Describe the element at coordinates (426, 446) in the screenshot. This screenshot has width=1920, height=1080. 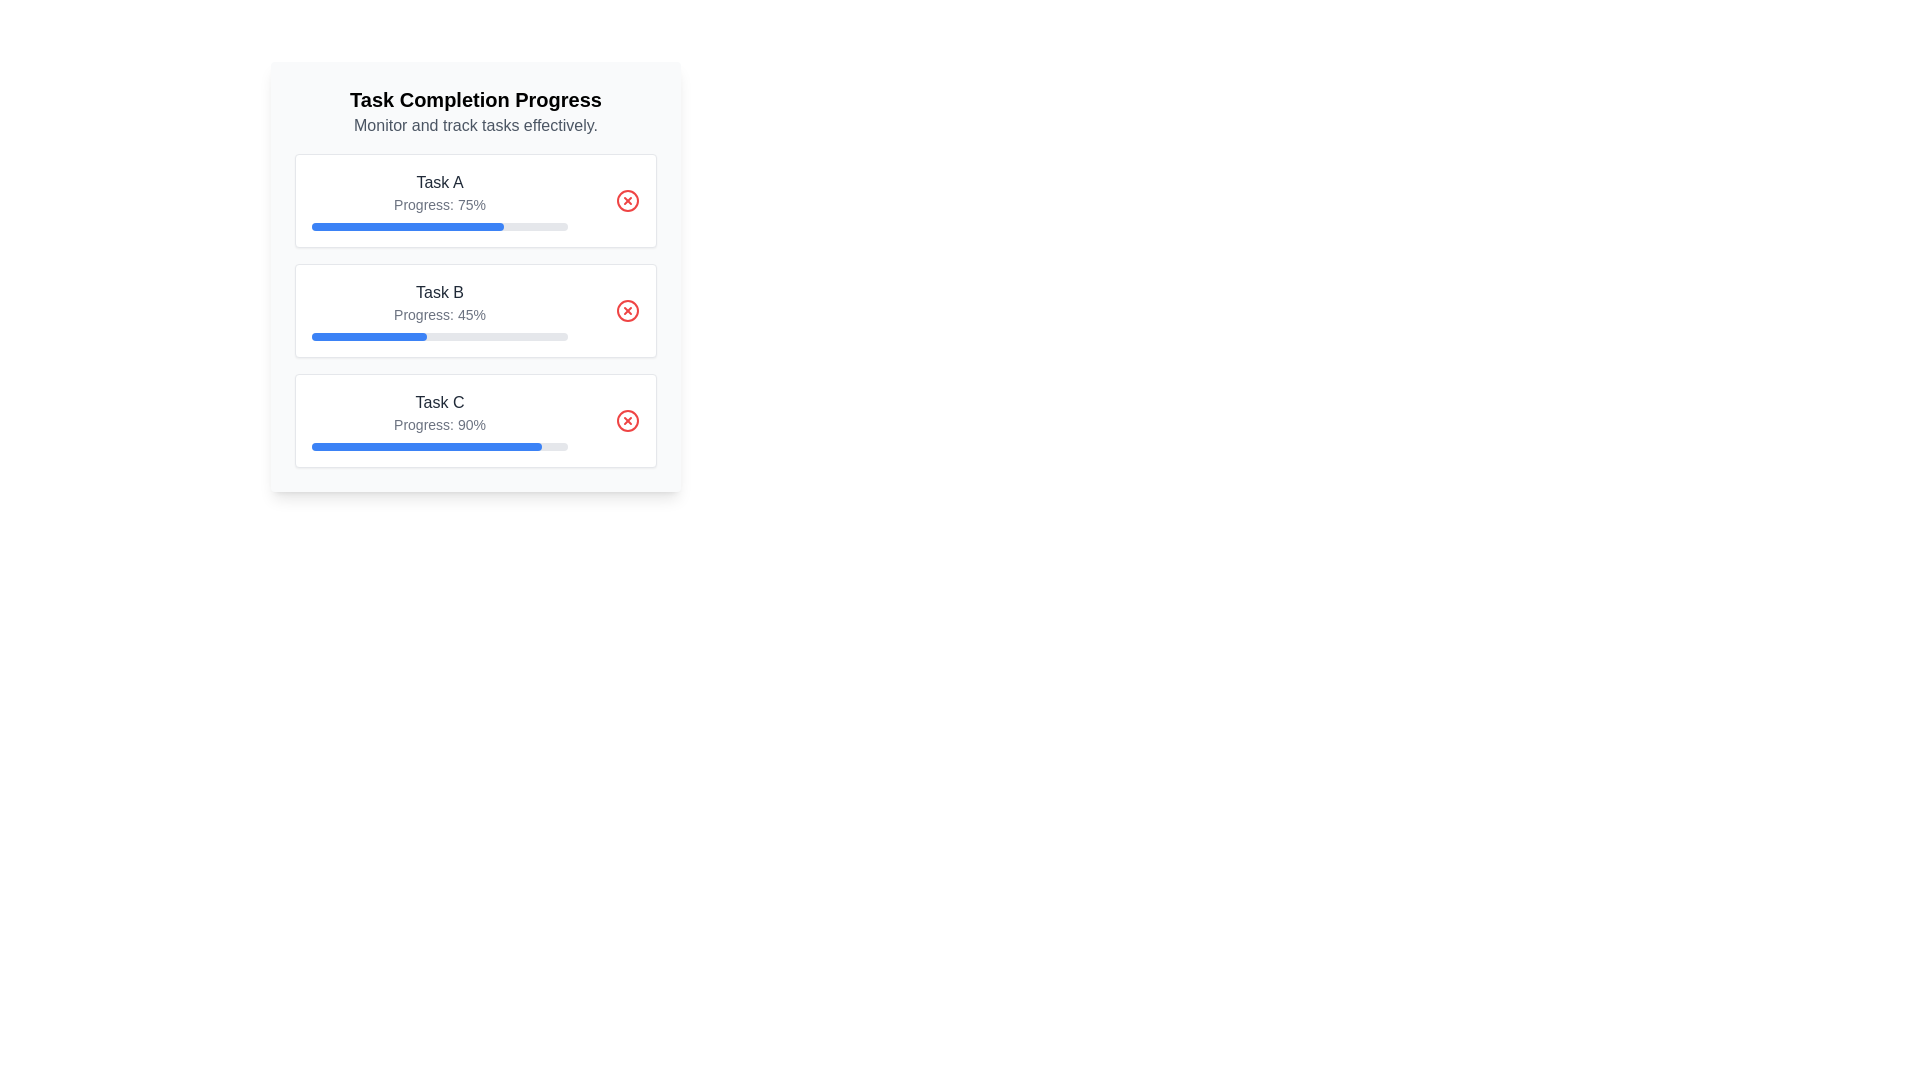
I see `the progress indicator inside the third progress bar labeled 'Progress: 90%' in the 'Task C' section` at that location.